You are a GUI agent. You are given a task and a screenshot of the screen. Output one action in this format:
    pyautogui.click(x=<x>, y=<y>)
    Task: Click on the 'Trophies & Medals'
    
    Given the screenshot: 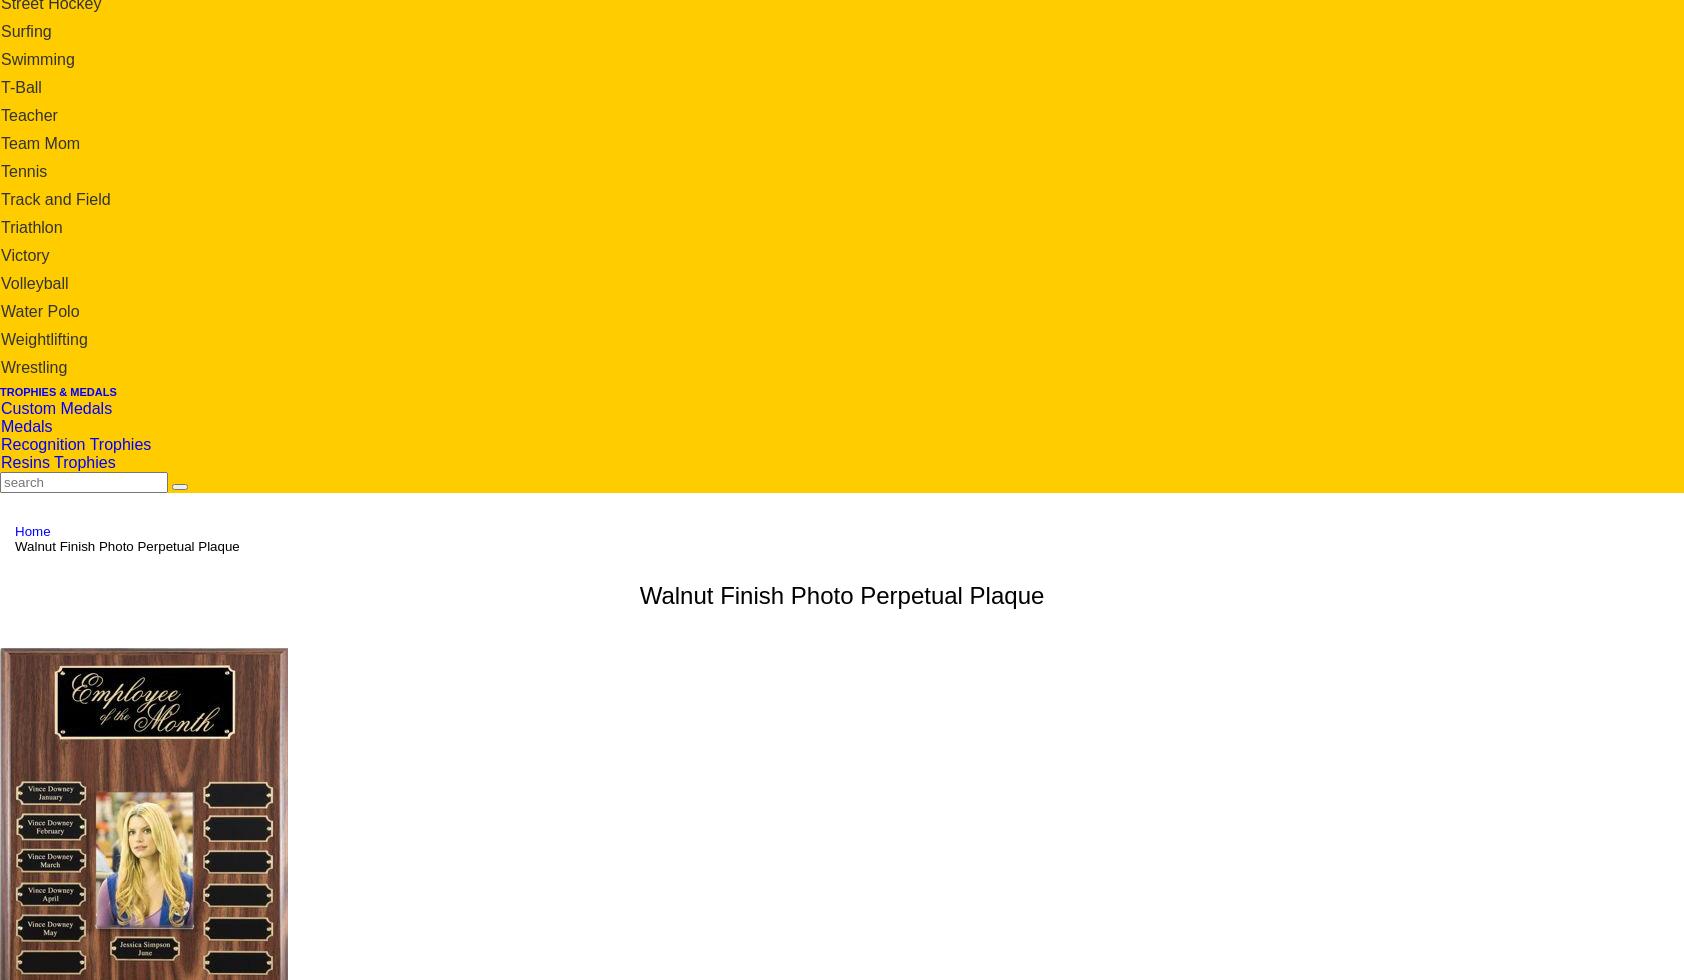 What is the action you would take?
    pyautogui.click(x=56, y=391)
    